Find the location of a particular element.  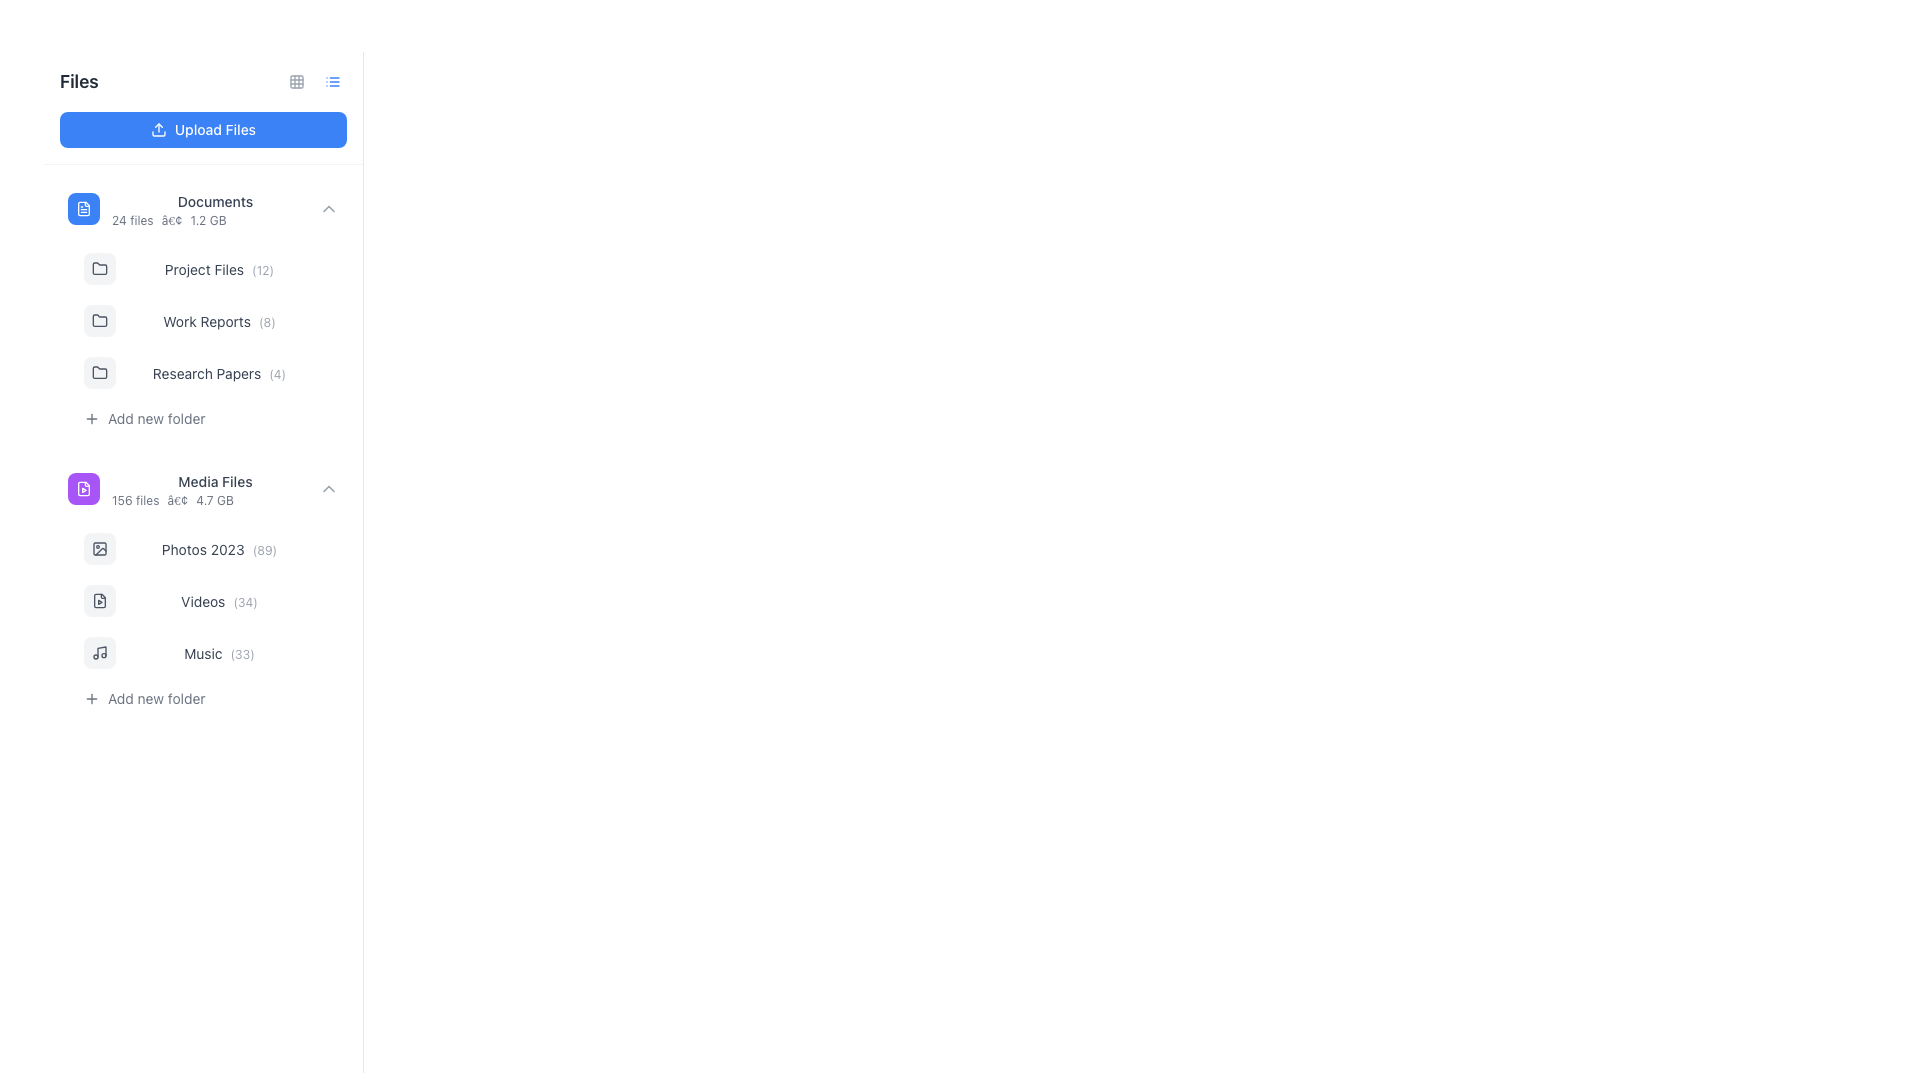

the Documents icon in the sidebar menu, which visually represents the 'Documents' category, located next to the 'Documents' label is located at coordinates (82, 208).